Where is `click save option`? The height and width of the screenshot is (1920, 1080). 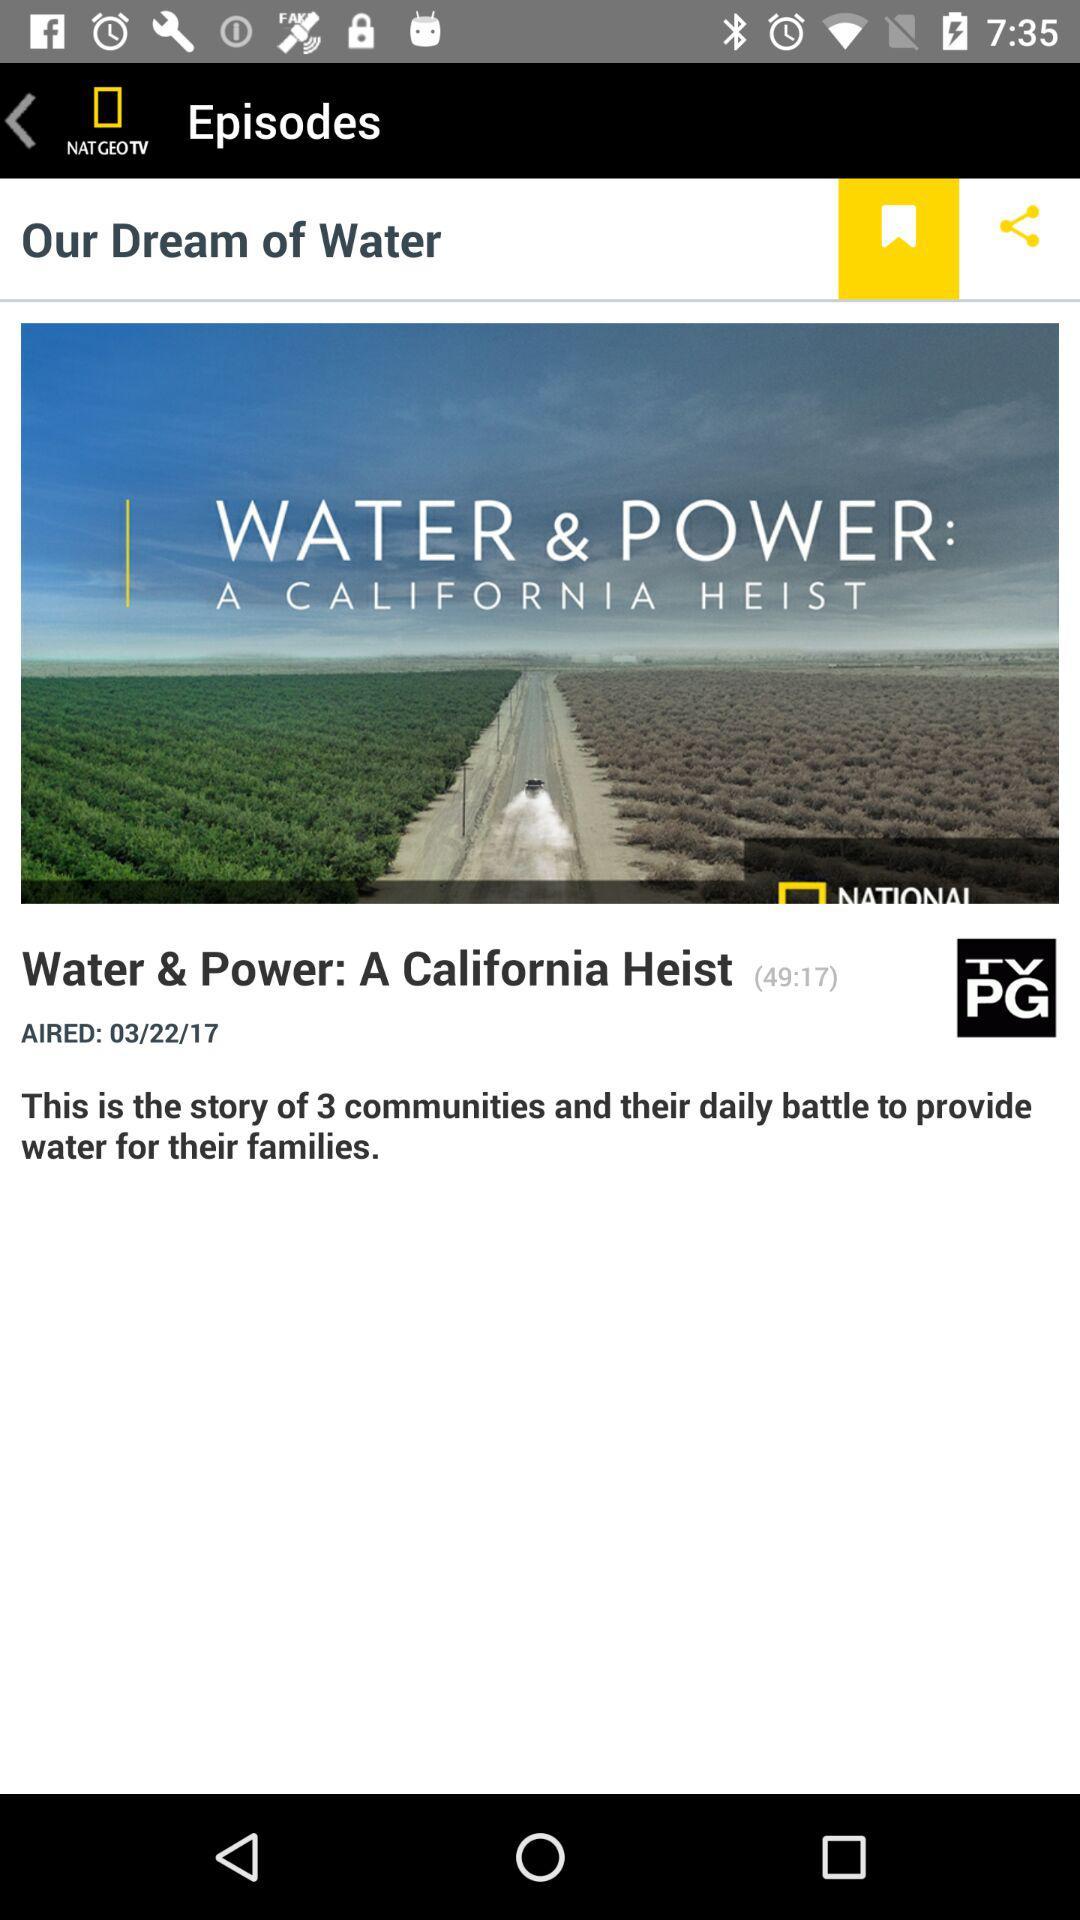
click save option is located at coordinates (897, 238).